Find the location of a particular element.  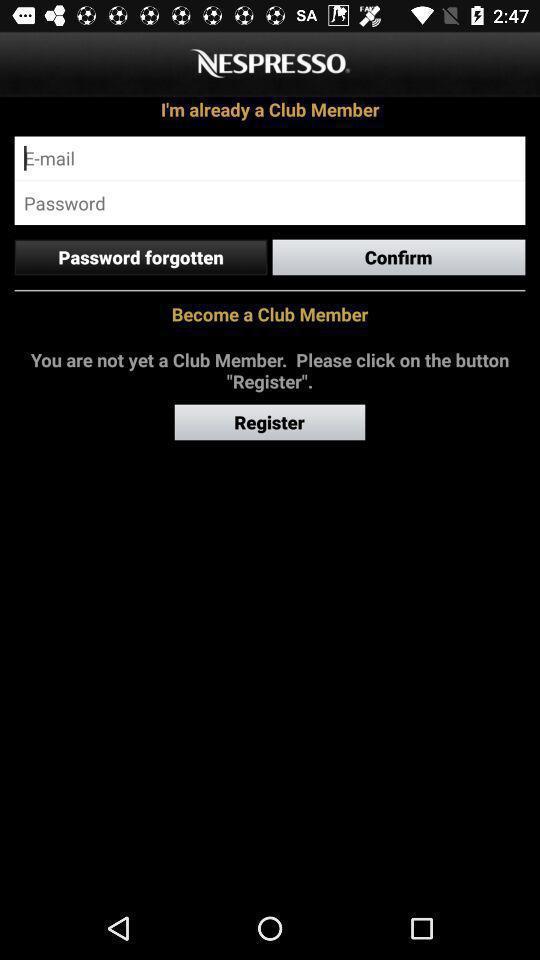

the password forgotten icon is located at coordinates (139, 256).